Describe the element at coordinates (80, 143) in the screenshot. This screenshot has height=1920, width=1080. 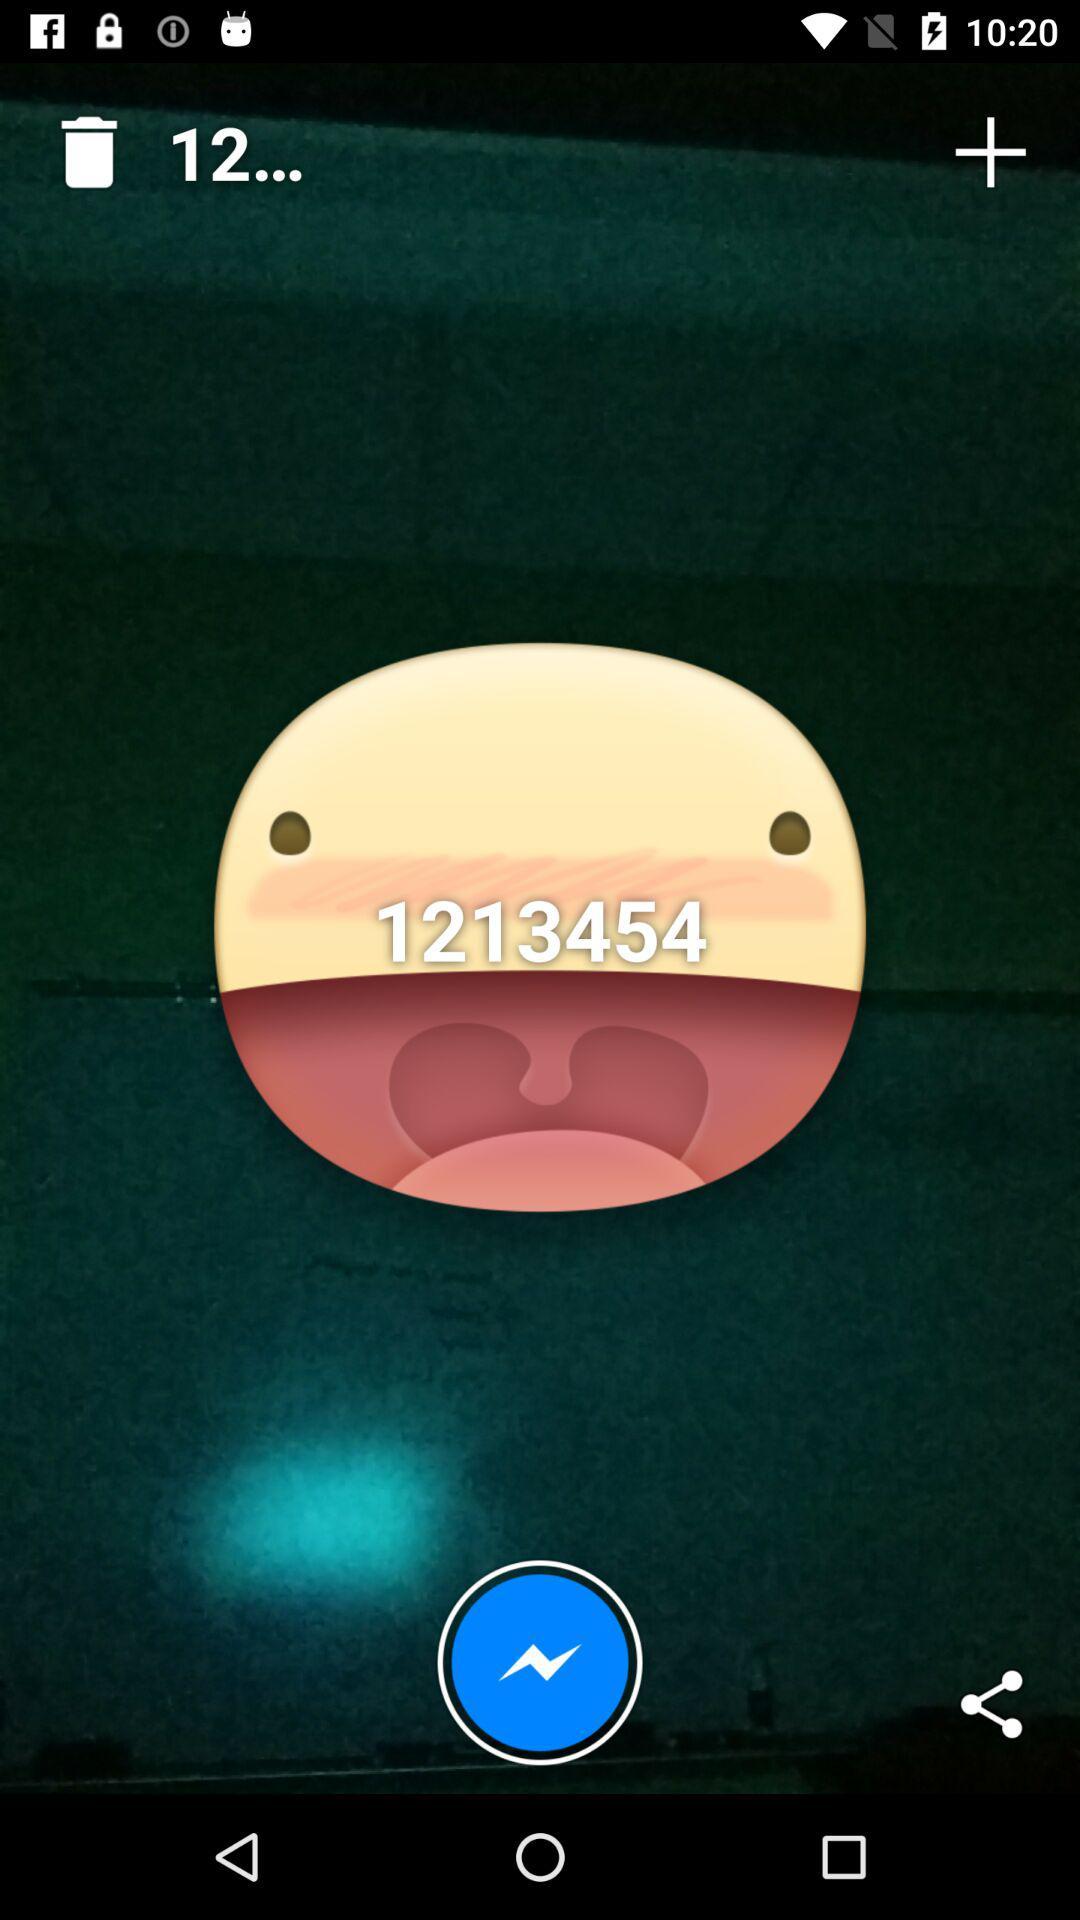
I see `the icon to the left of 1213454 item` at that location.